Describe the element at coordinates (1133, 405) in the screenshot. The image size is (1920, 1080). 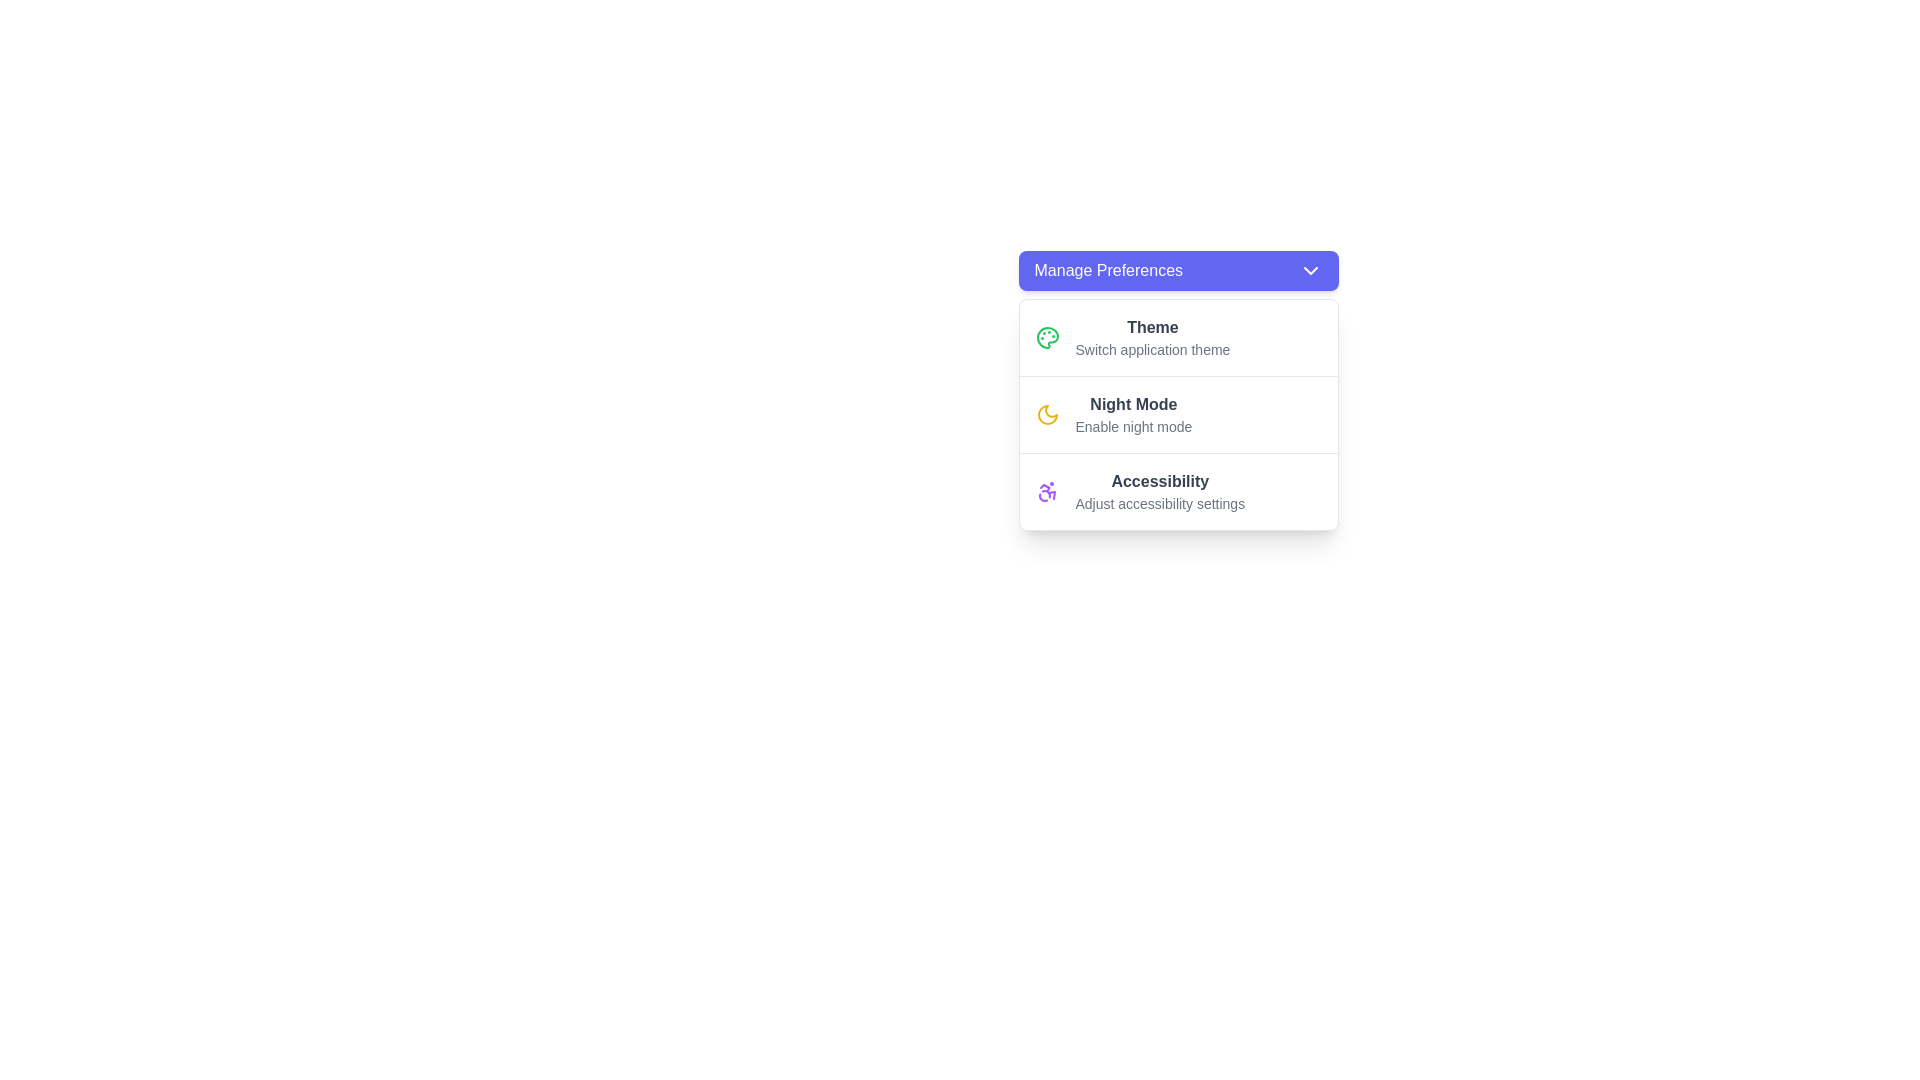
I see `the 'Night Mode' label in the 'Manage Preferences' menu, which displays the text in bold dark gray color` at that location.